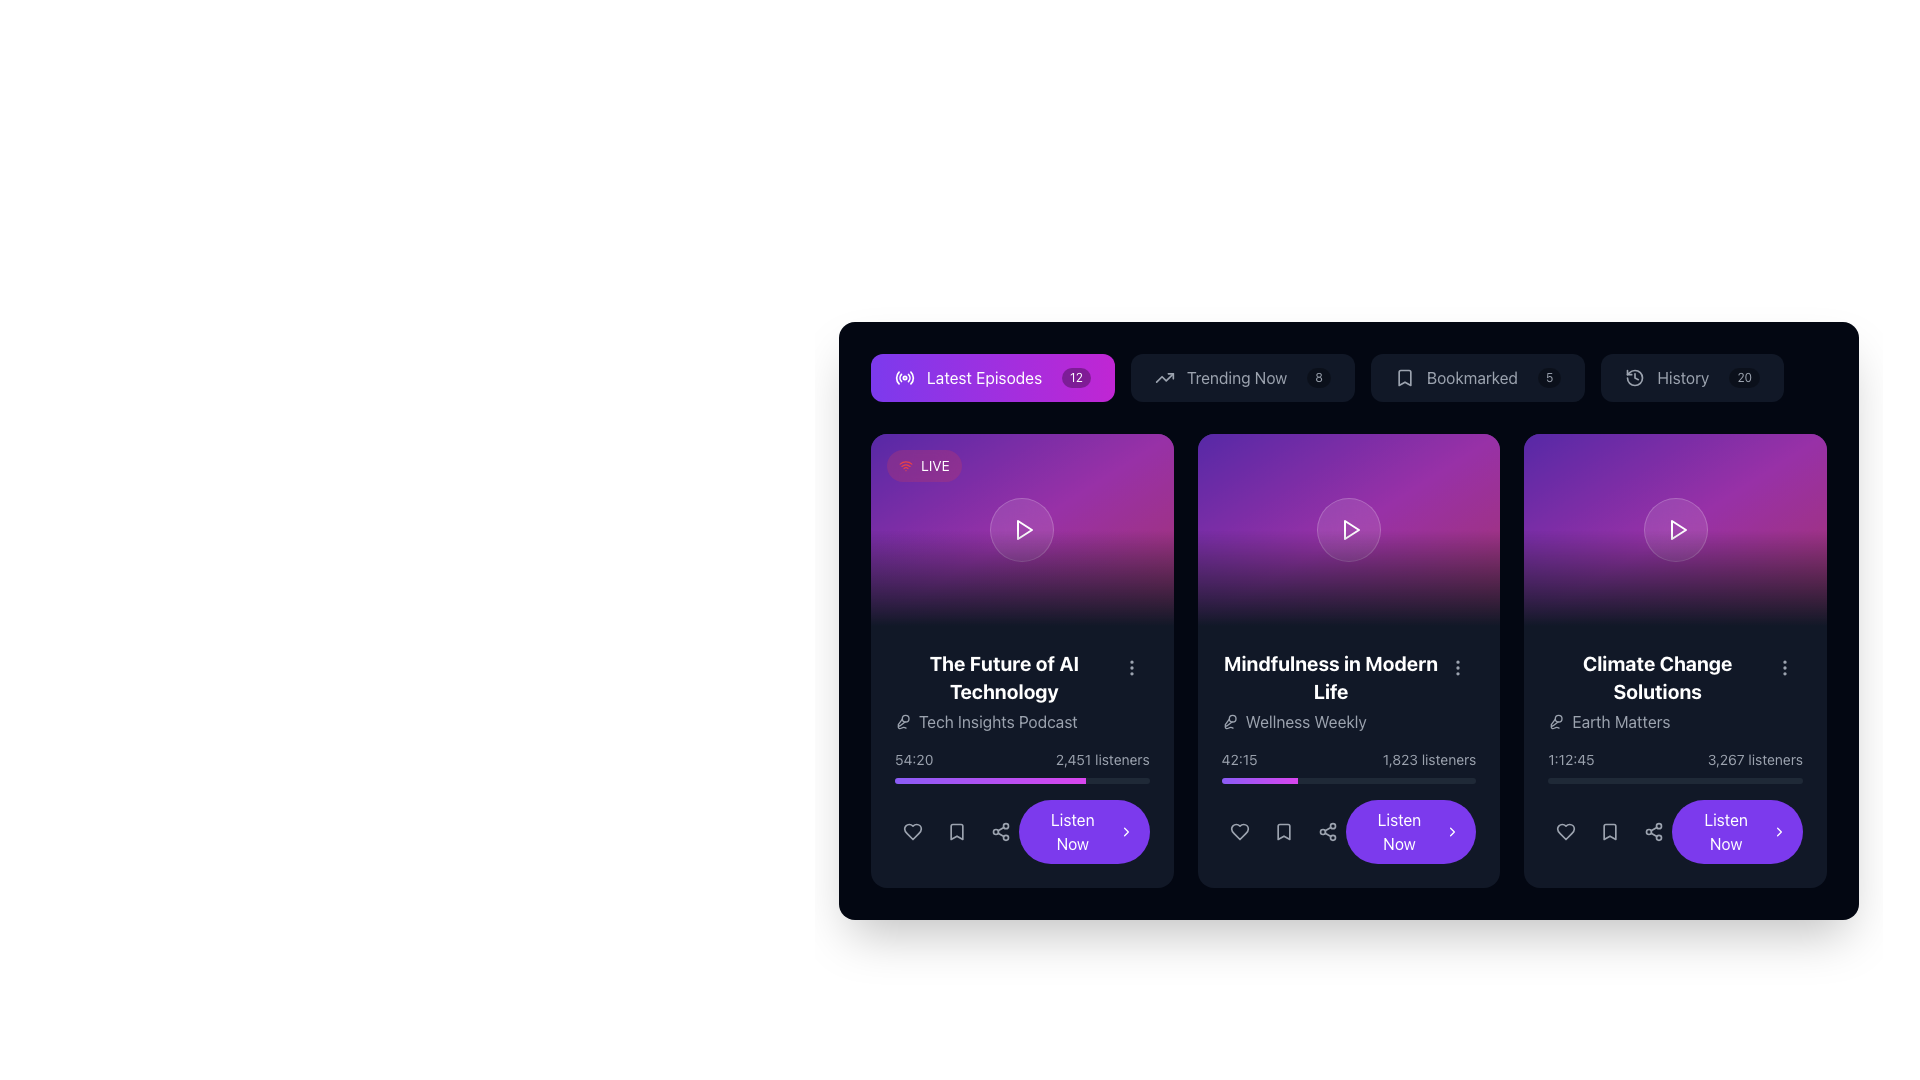  What do you see at coordinates (1022, 766) in the screenshot?
I see `the progress bar displaying playtime and listener statistics for the podcast episode titled 'The Future of AI Technology' to seek through the episode` at bounding box center [1022, 766].